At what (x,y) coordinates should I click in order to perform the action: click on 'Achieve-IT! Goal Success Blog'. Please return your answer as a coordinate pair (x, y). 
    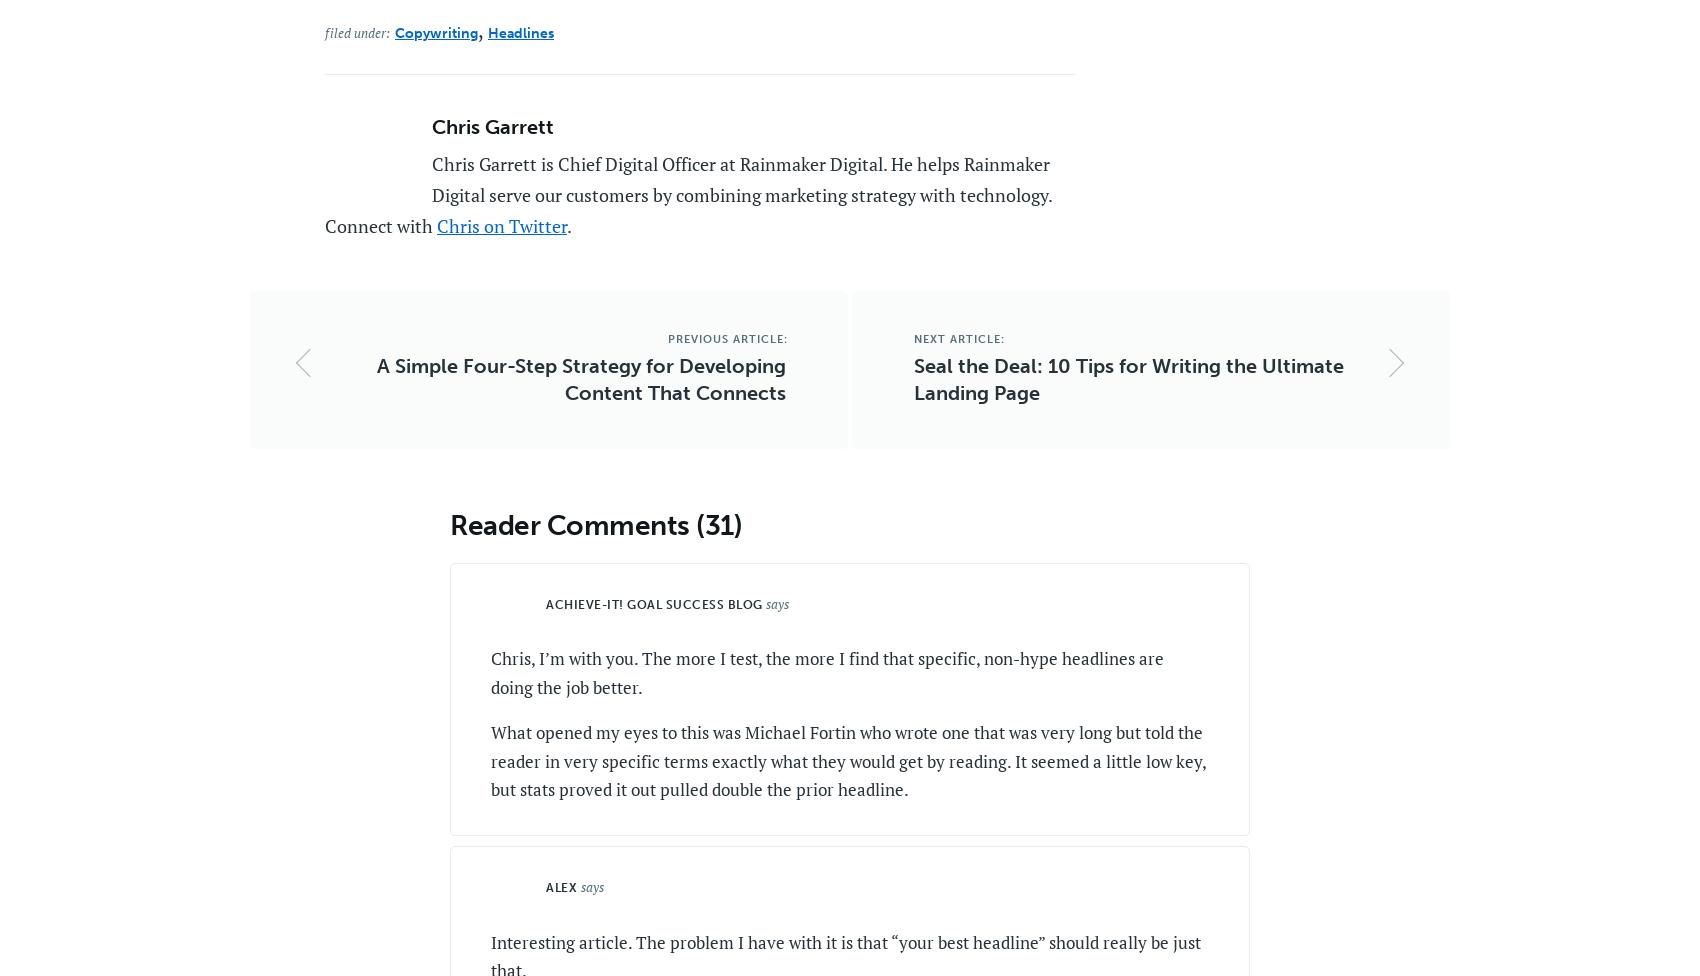
    Looking at the image, I should click on (653, 604).